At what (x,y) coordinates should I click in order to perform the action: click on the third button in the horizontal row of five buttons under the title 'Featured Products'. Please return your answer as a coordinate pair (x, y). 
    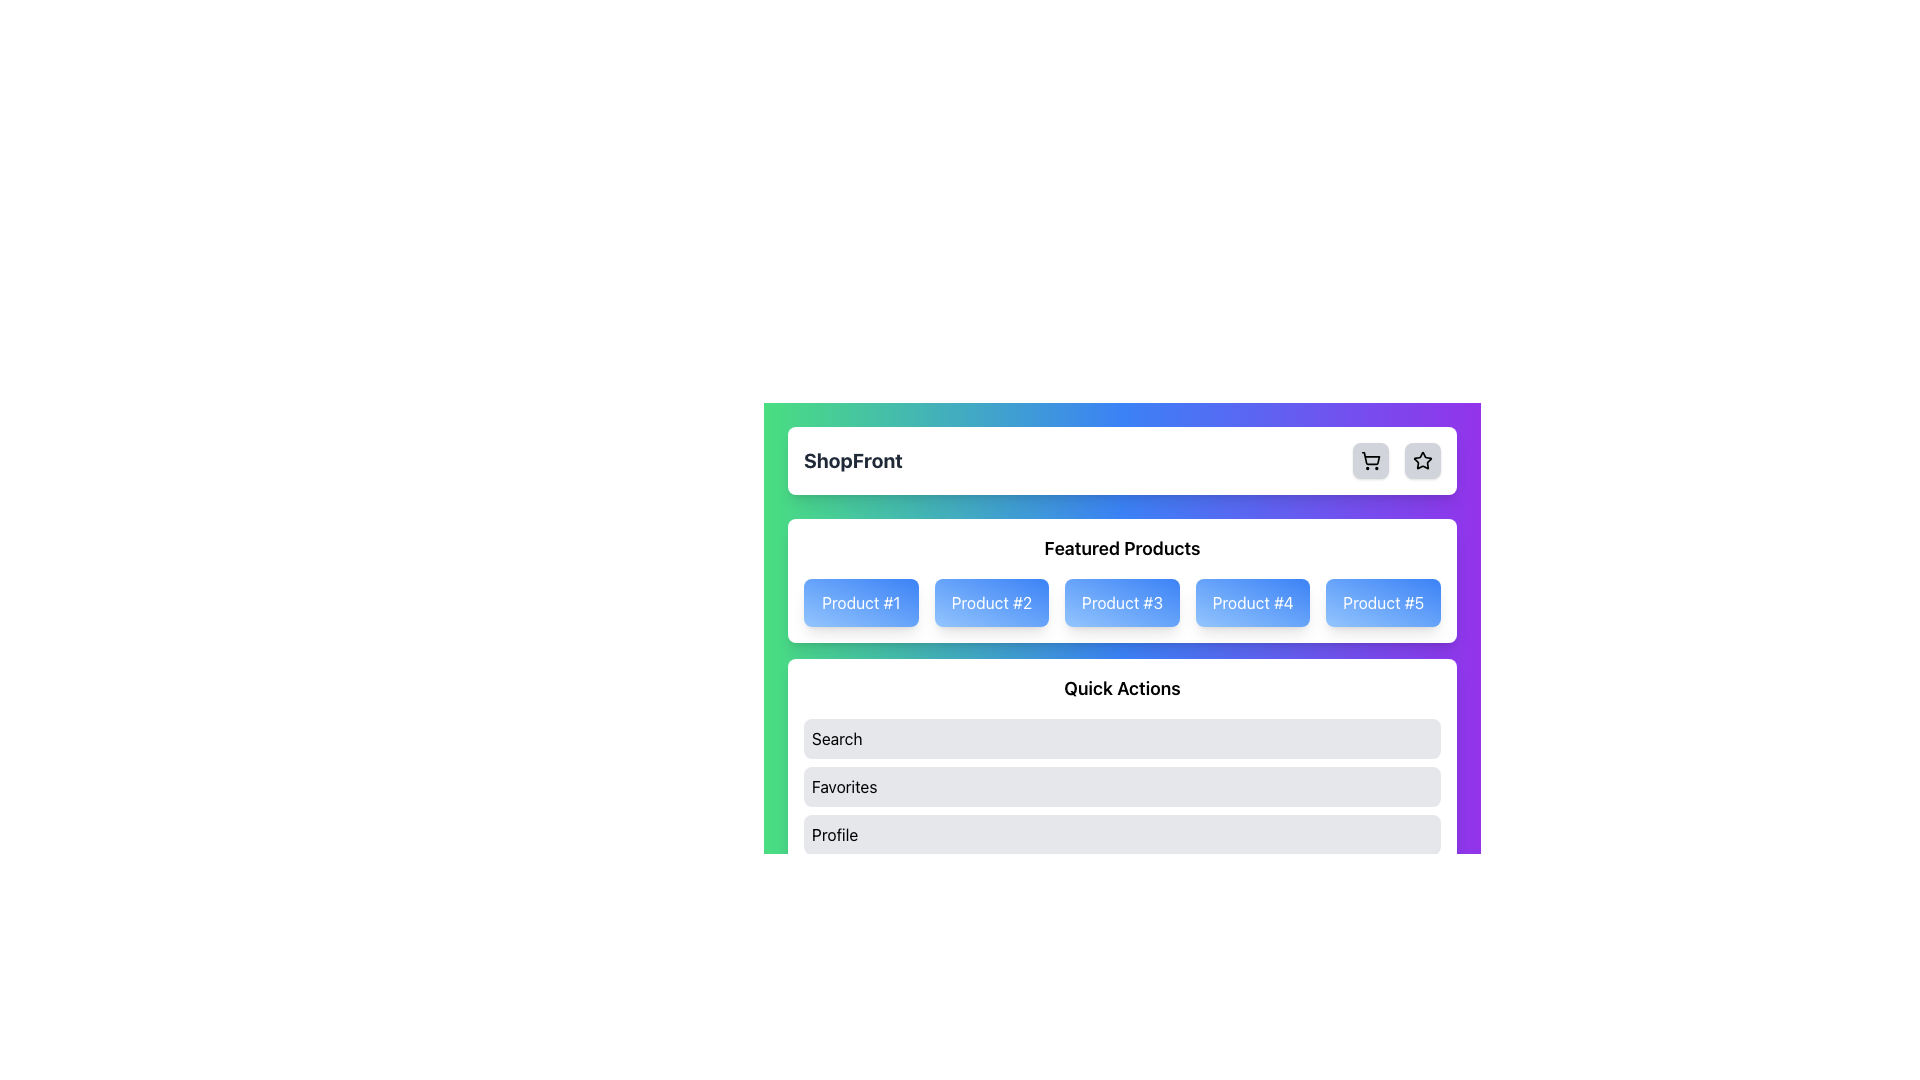
    Looking at the image, I should click on (1122, 601).